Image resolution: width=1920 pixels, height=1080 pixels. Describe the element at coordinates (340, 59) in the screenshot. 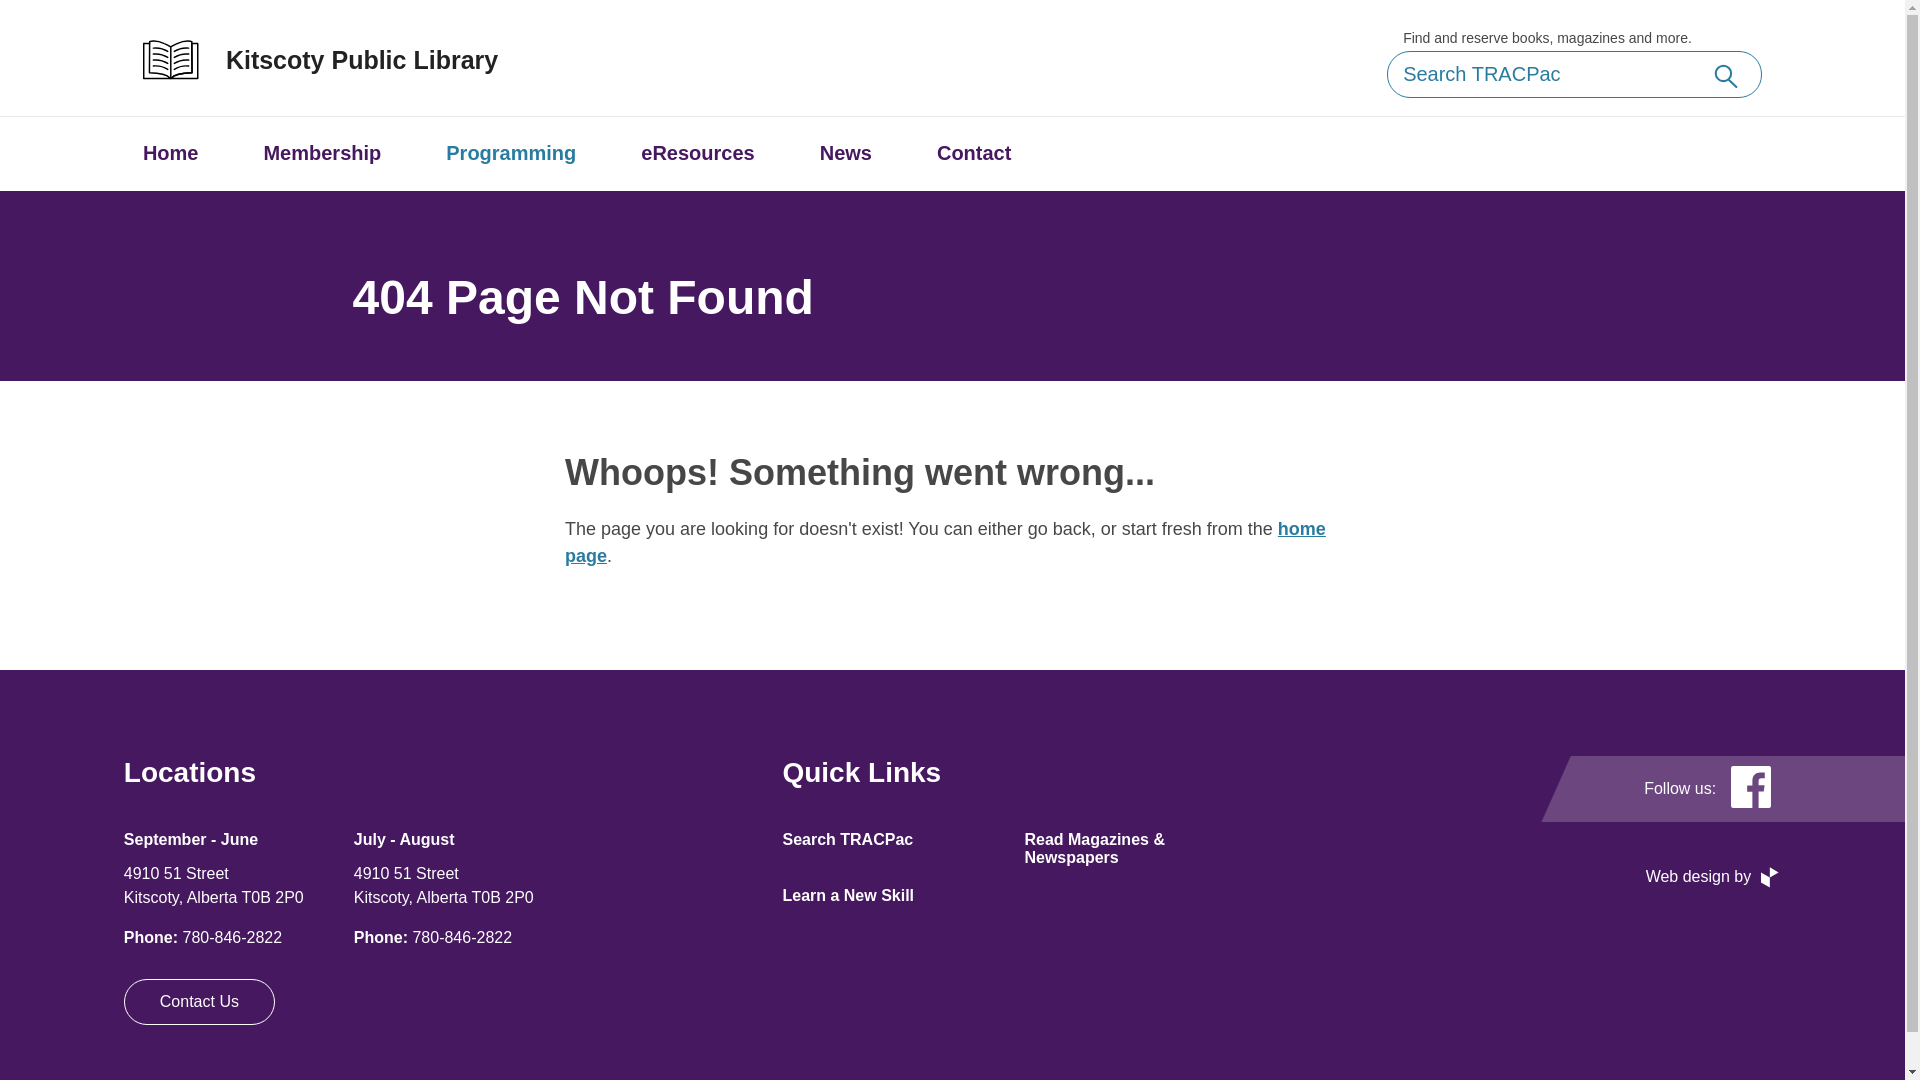

I see `'Kitscoty Public Library'` at that location.